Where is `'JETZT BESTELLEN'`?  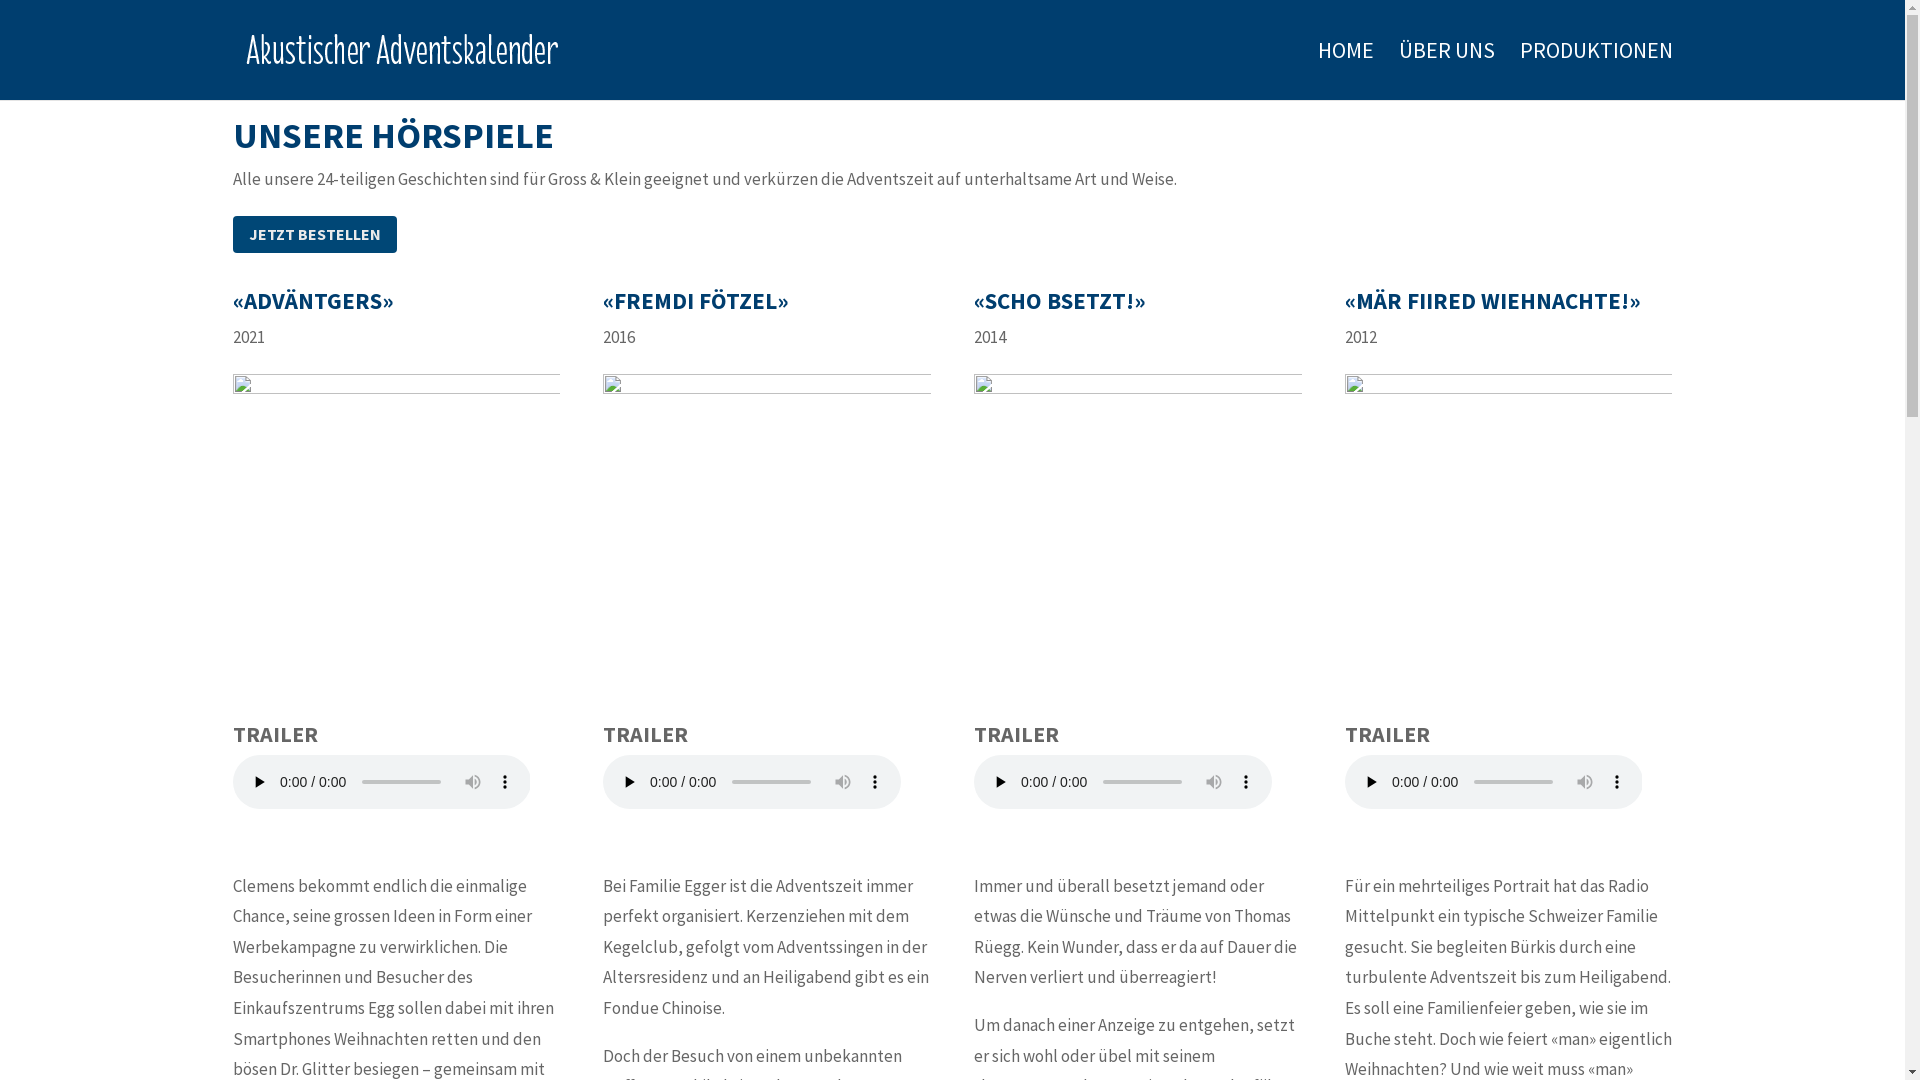 'JETZT BESTELLEN' is located at coordinates (312, 233).